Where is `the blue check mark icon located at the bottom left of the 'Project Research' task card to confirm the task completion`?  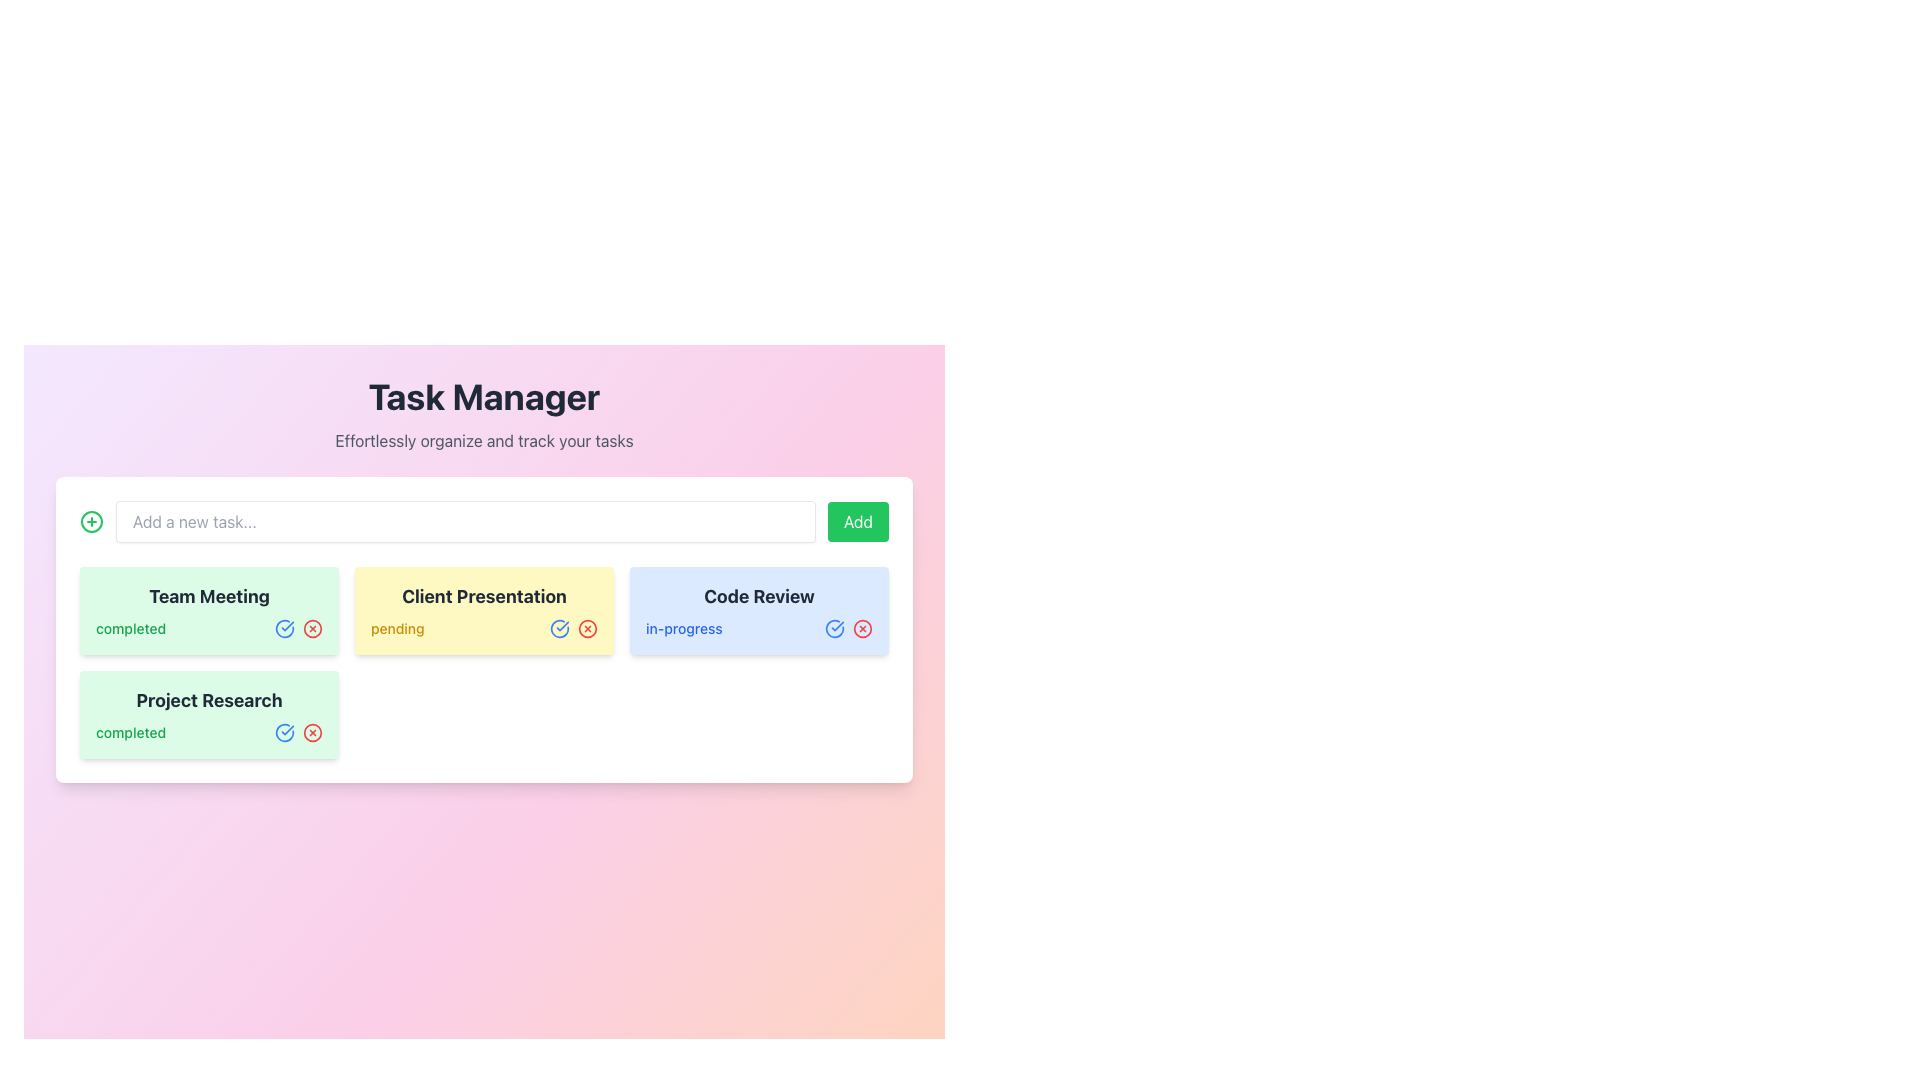 the blue check mark icon located at the bottom left of the 'Project Research' task card to confirm the task completion is located at coordinates (297, 732).